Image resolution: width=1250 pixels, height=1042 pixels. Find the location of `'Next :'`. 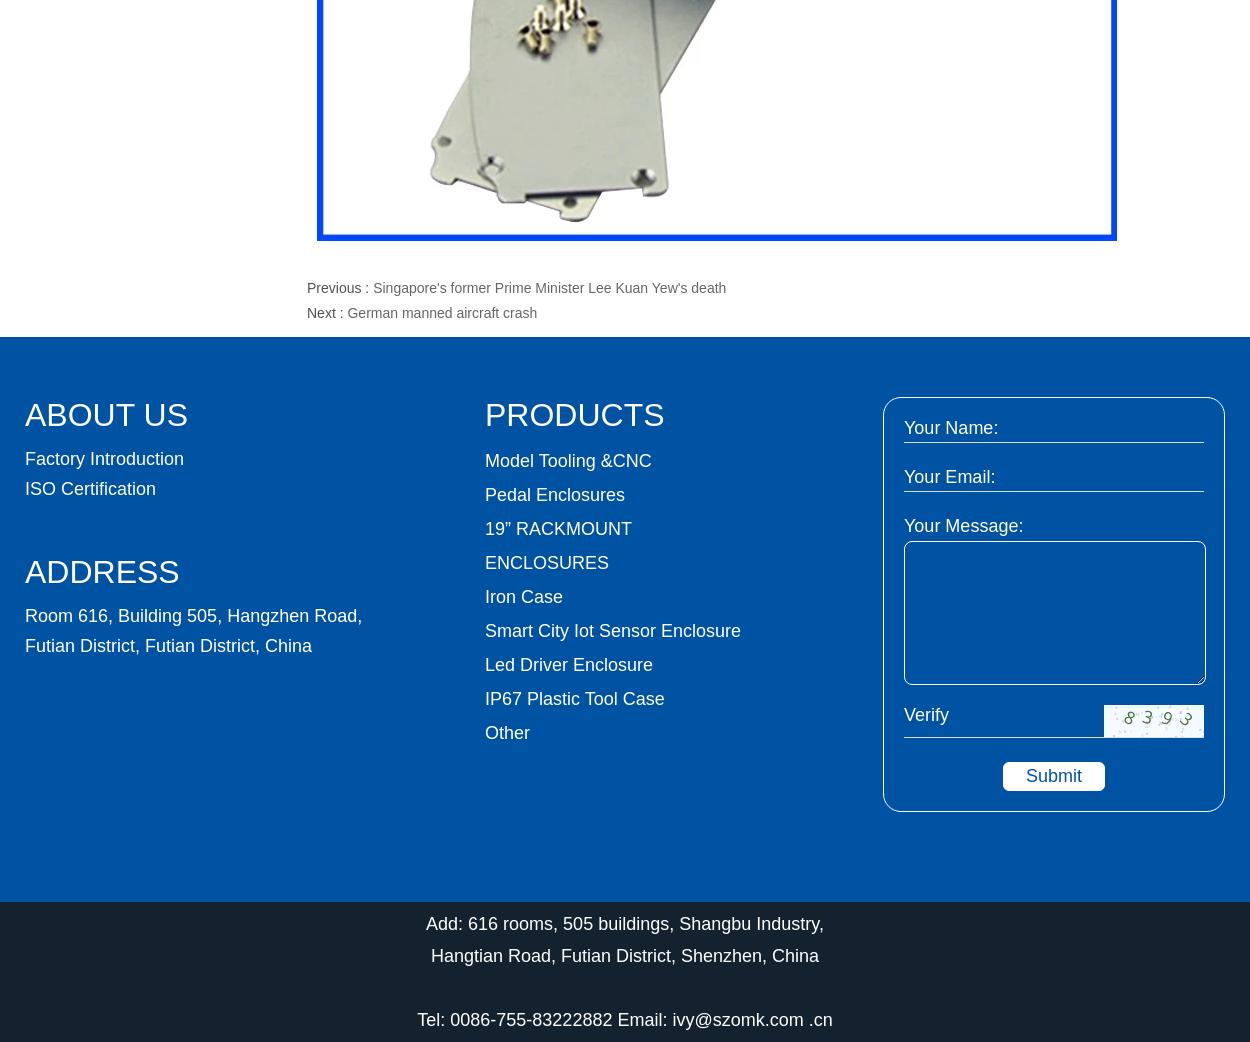

'Next :' is located at coordinates (326, 313).